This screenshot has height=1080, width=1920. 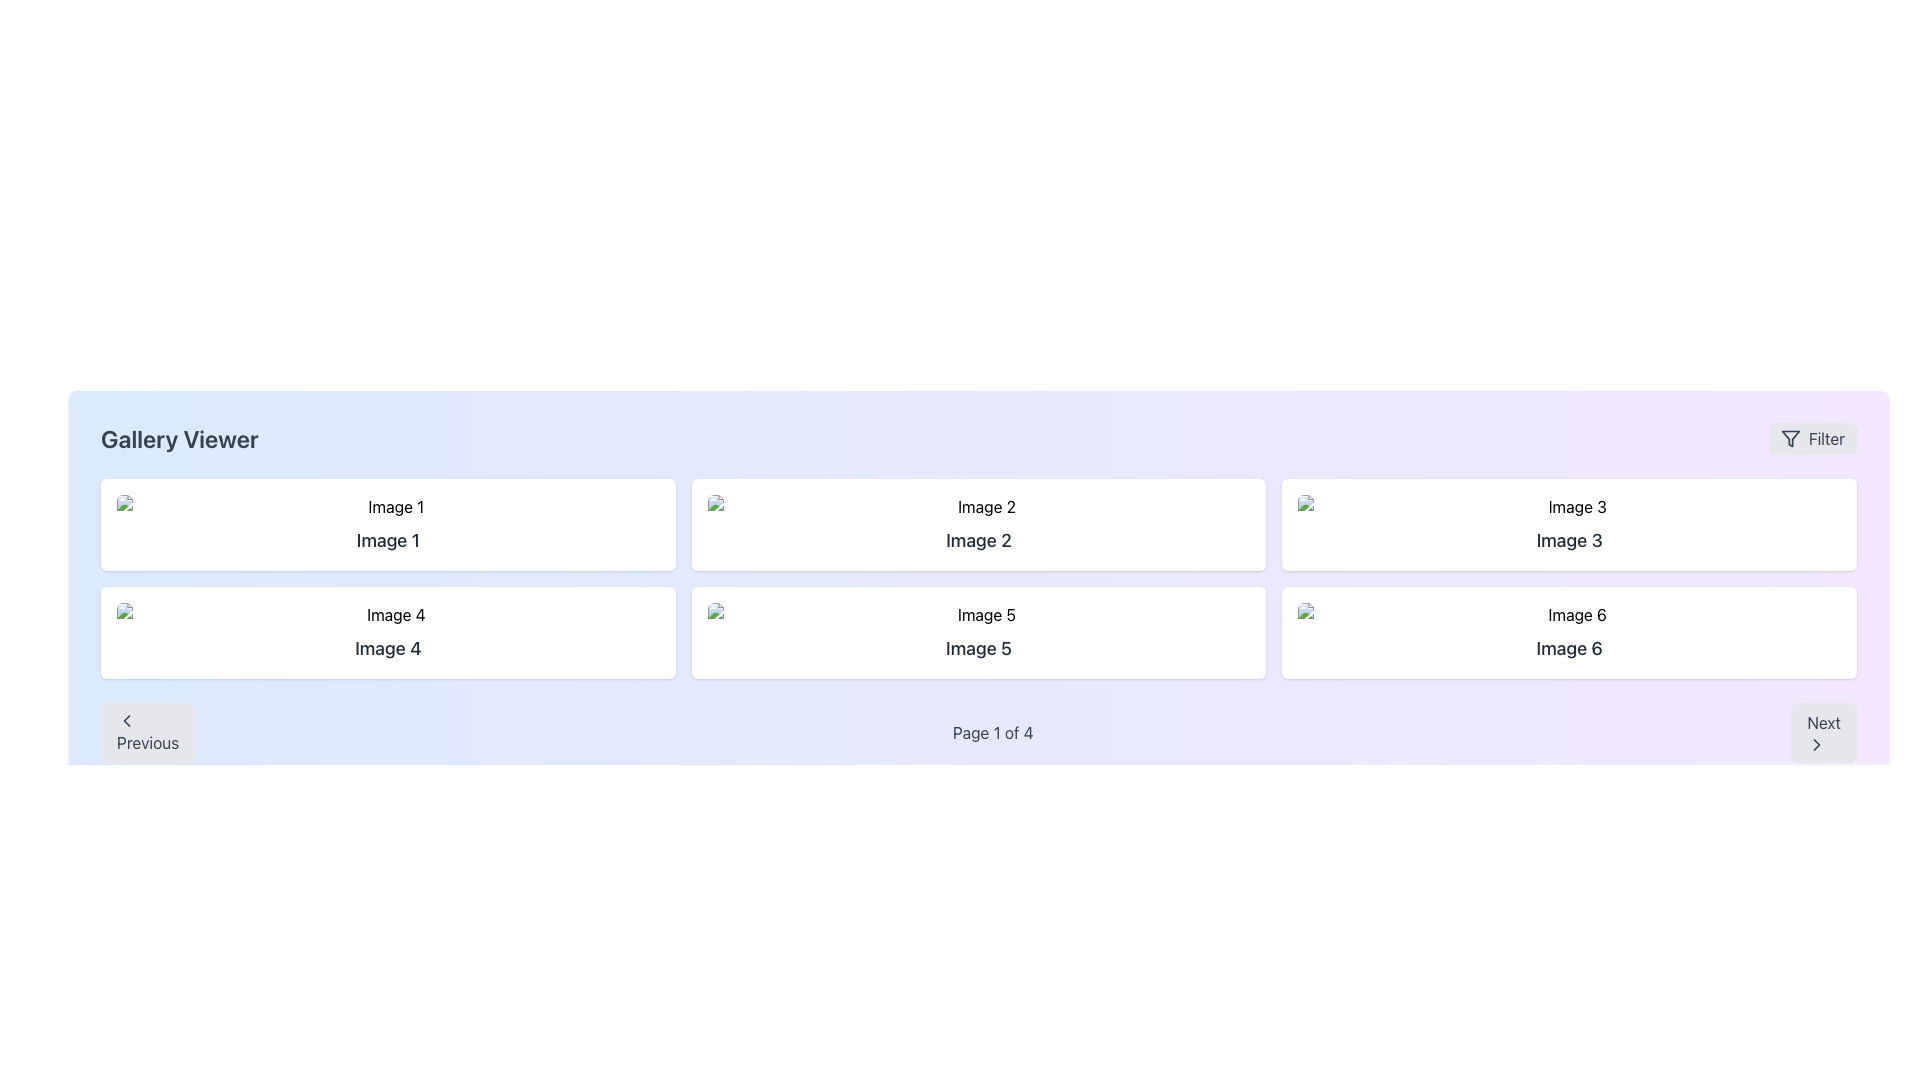 I want to click on the image placeholder located at the top center of the second card, which is positioned above the text 'Image 2', so click(x=979, y=505).